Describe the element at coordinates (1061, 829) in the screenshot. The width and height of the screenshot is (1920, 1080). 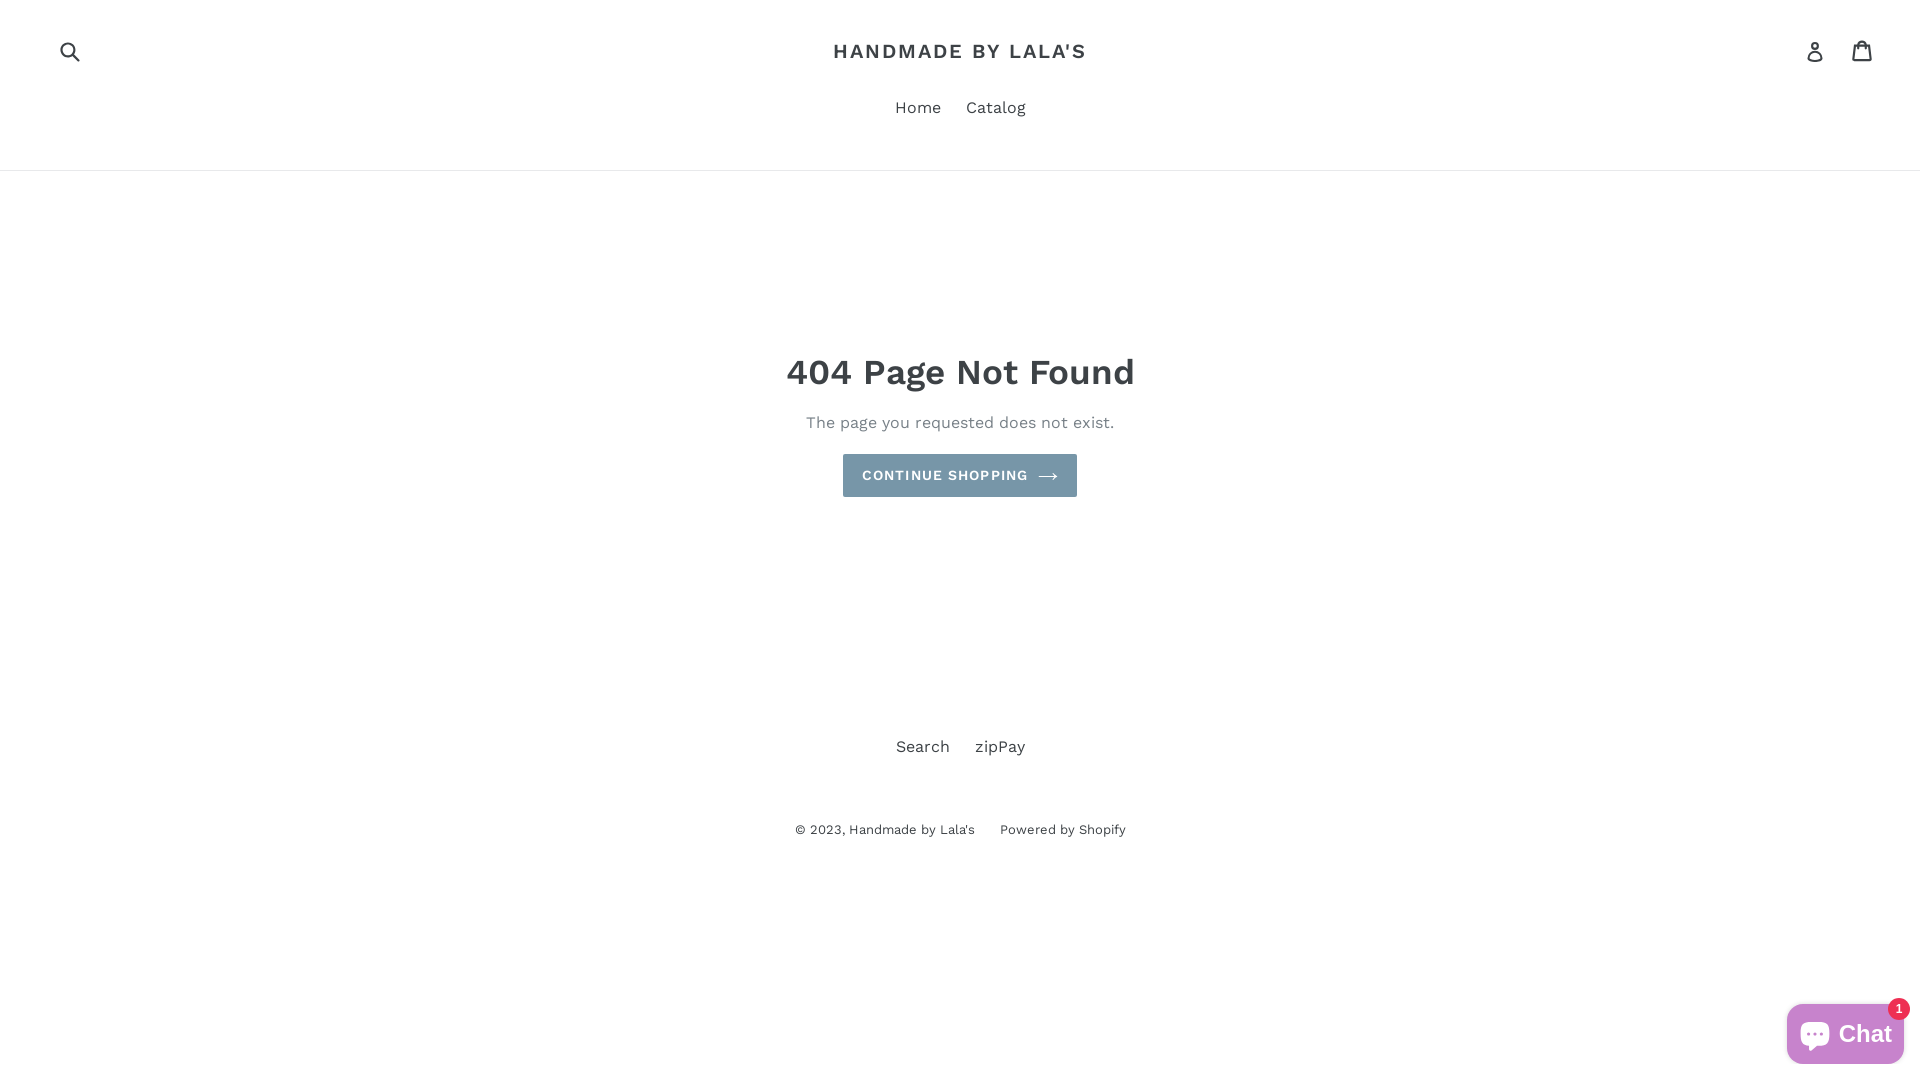
I see `'Powered by Shopify'` at that location.